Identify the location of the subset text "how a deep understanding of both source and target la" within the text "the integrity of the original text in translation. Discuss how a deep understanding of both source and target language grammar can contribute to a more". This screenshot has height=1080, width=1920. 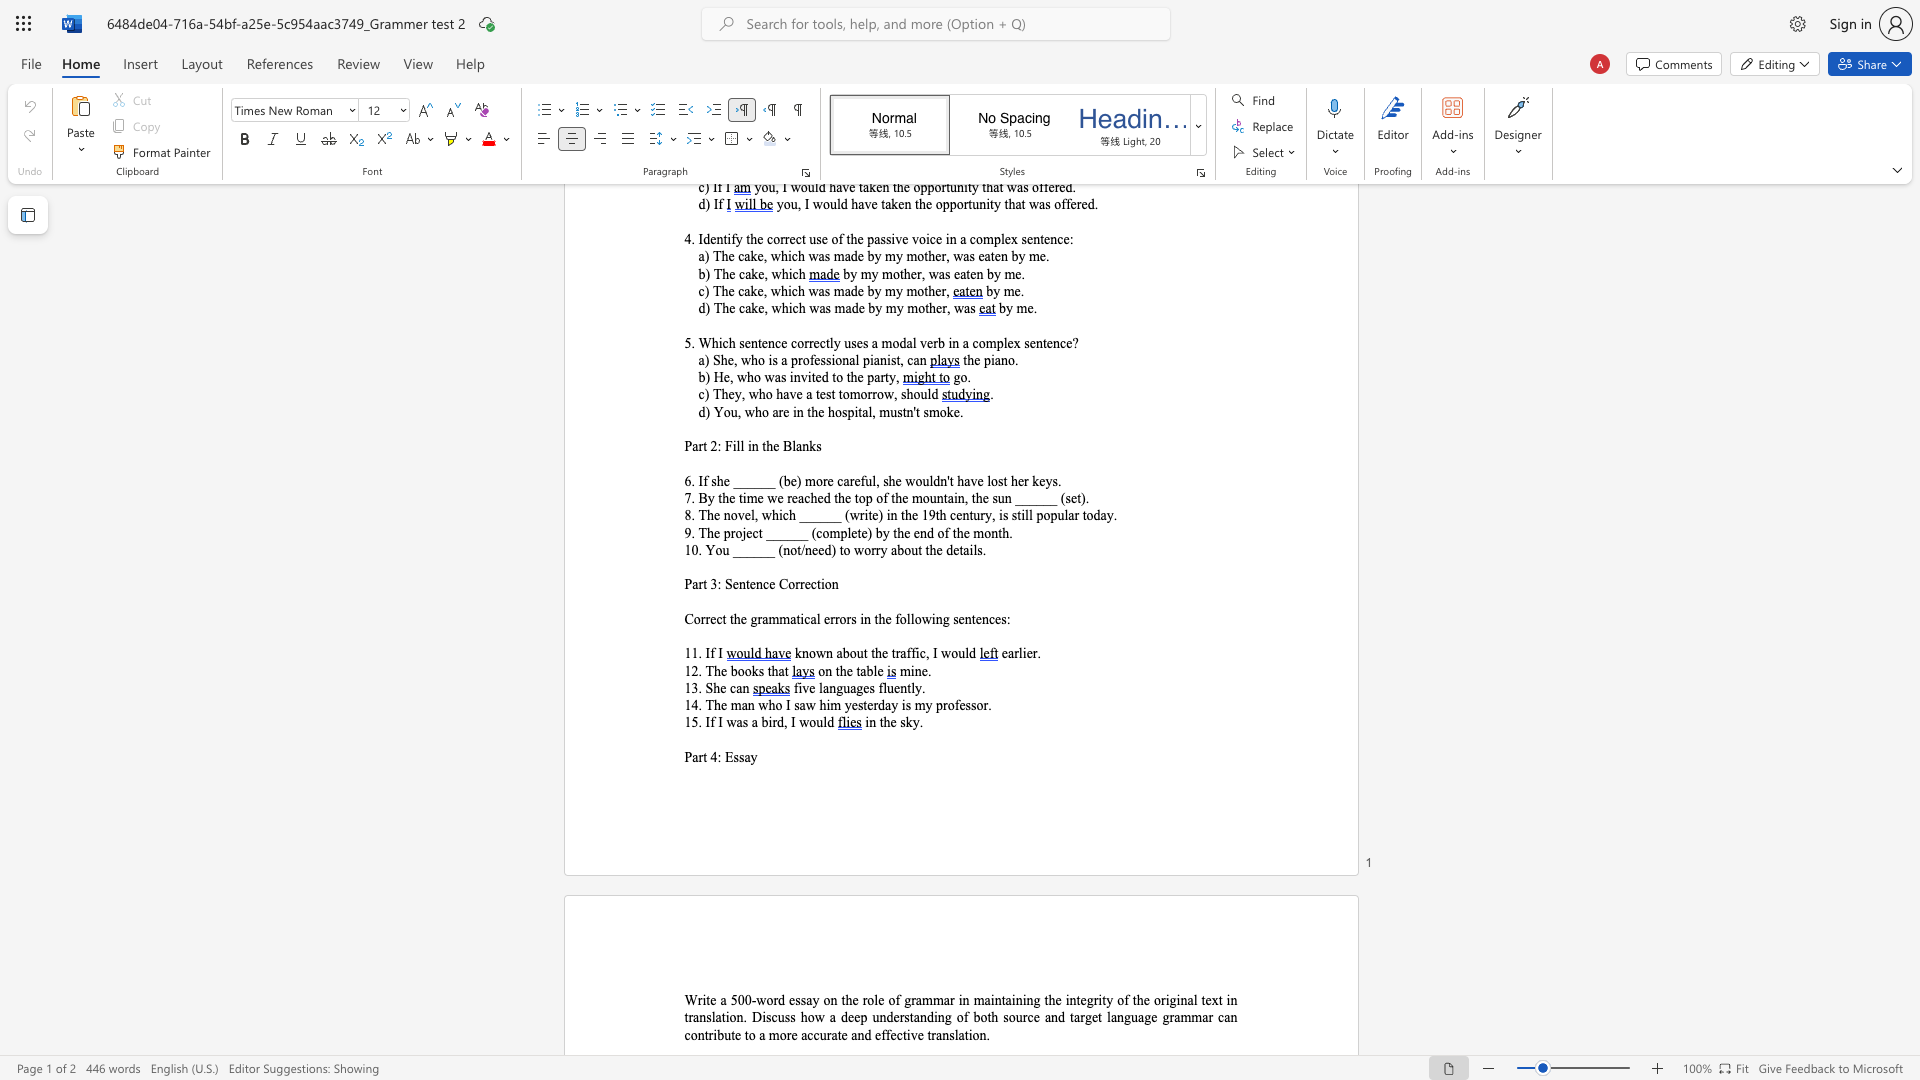
(800, 1017).